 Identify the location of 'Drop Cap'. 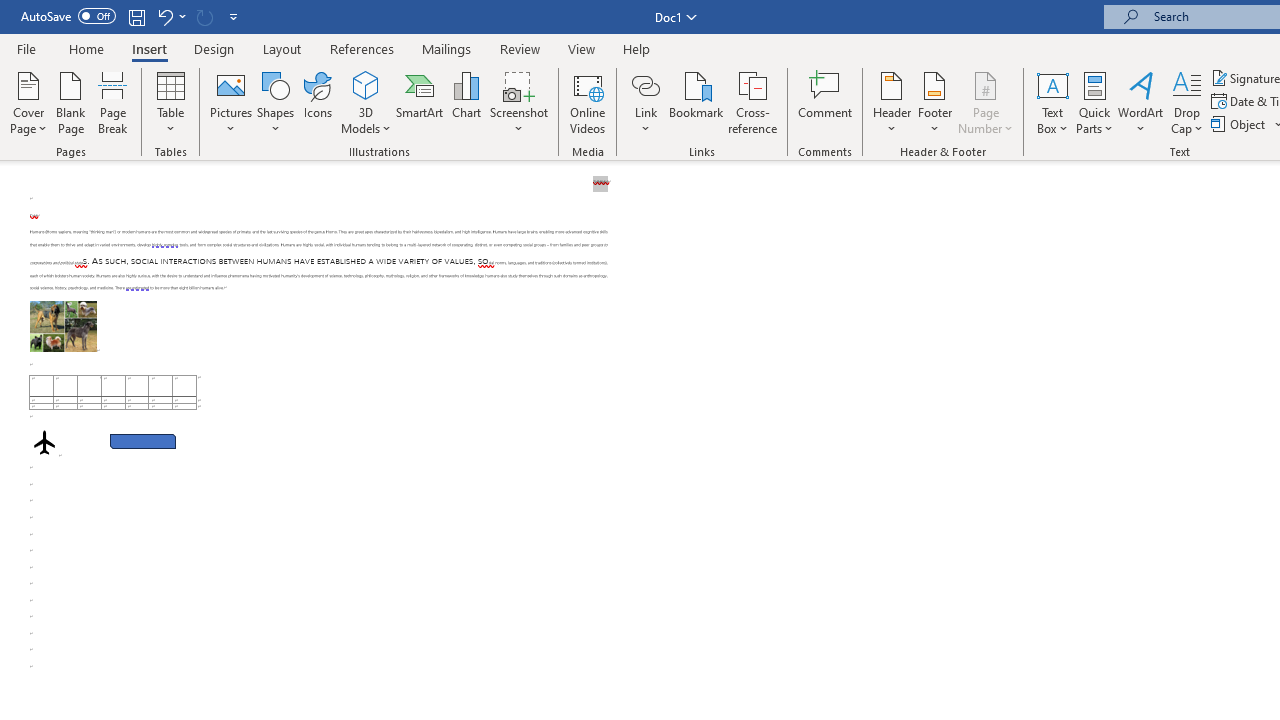
(1187, 103).